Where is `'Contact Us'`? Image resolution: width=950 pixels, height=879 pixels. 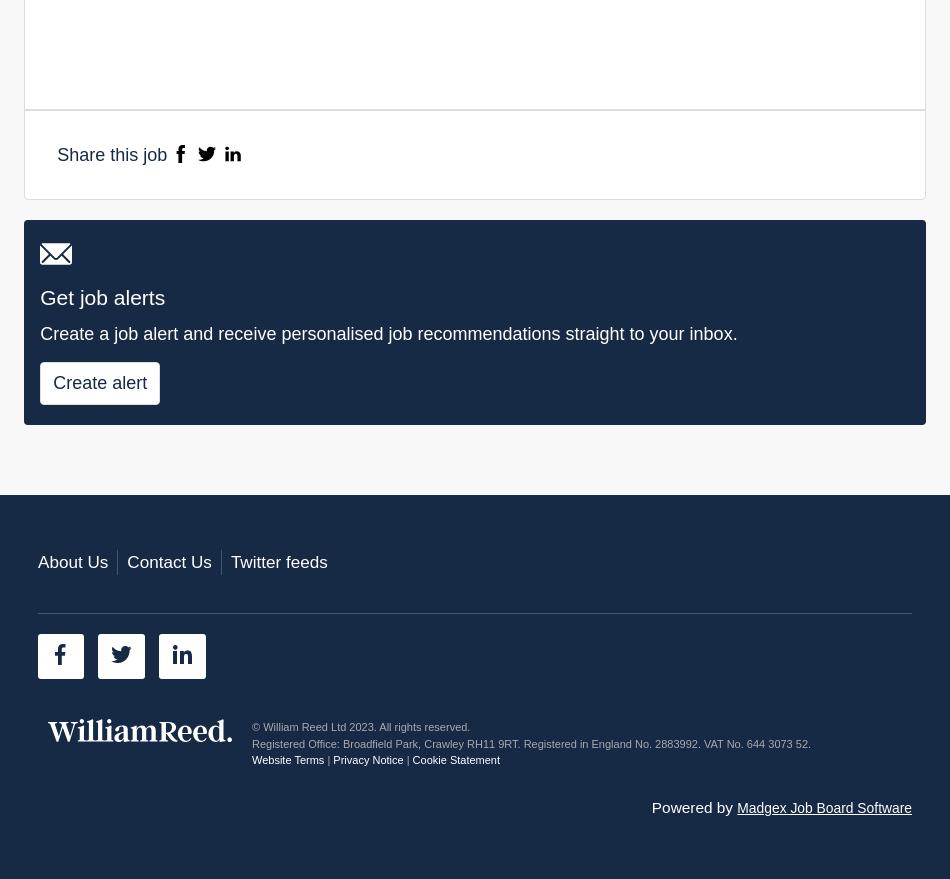
'Contact Us' is located at coordinates (127, 560).